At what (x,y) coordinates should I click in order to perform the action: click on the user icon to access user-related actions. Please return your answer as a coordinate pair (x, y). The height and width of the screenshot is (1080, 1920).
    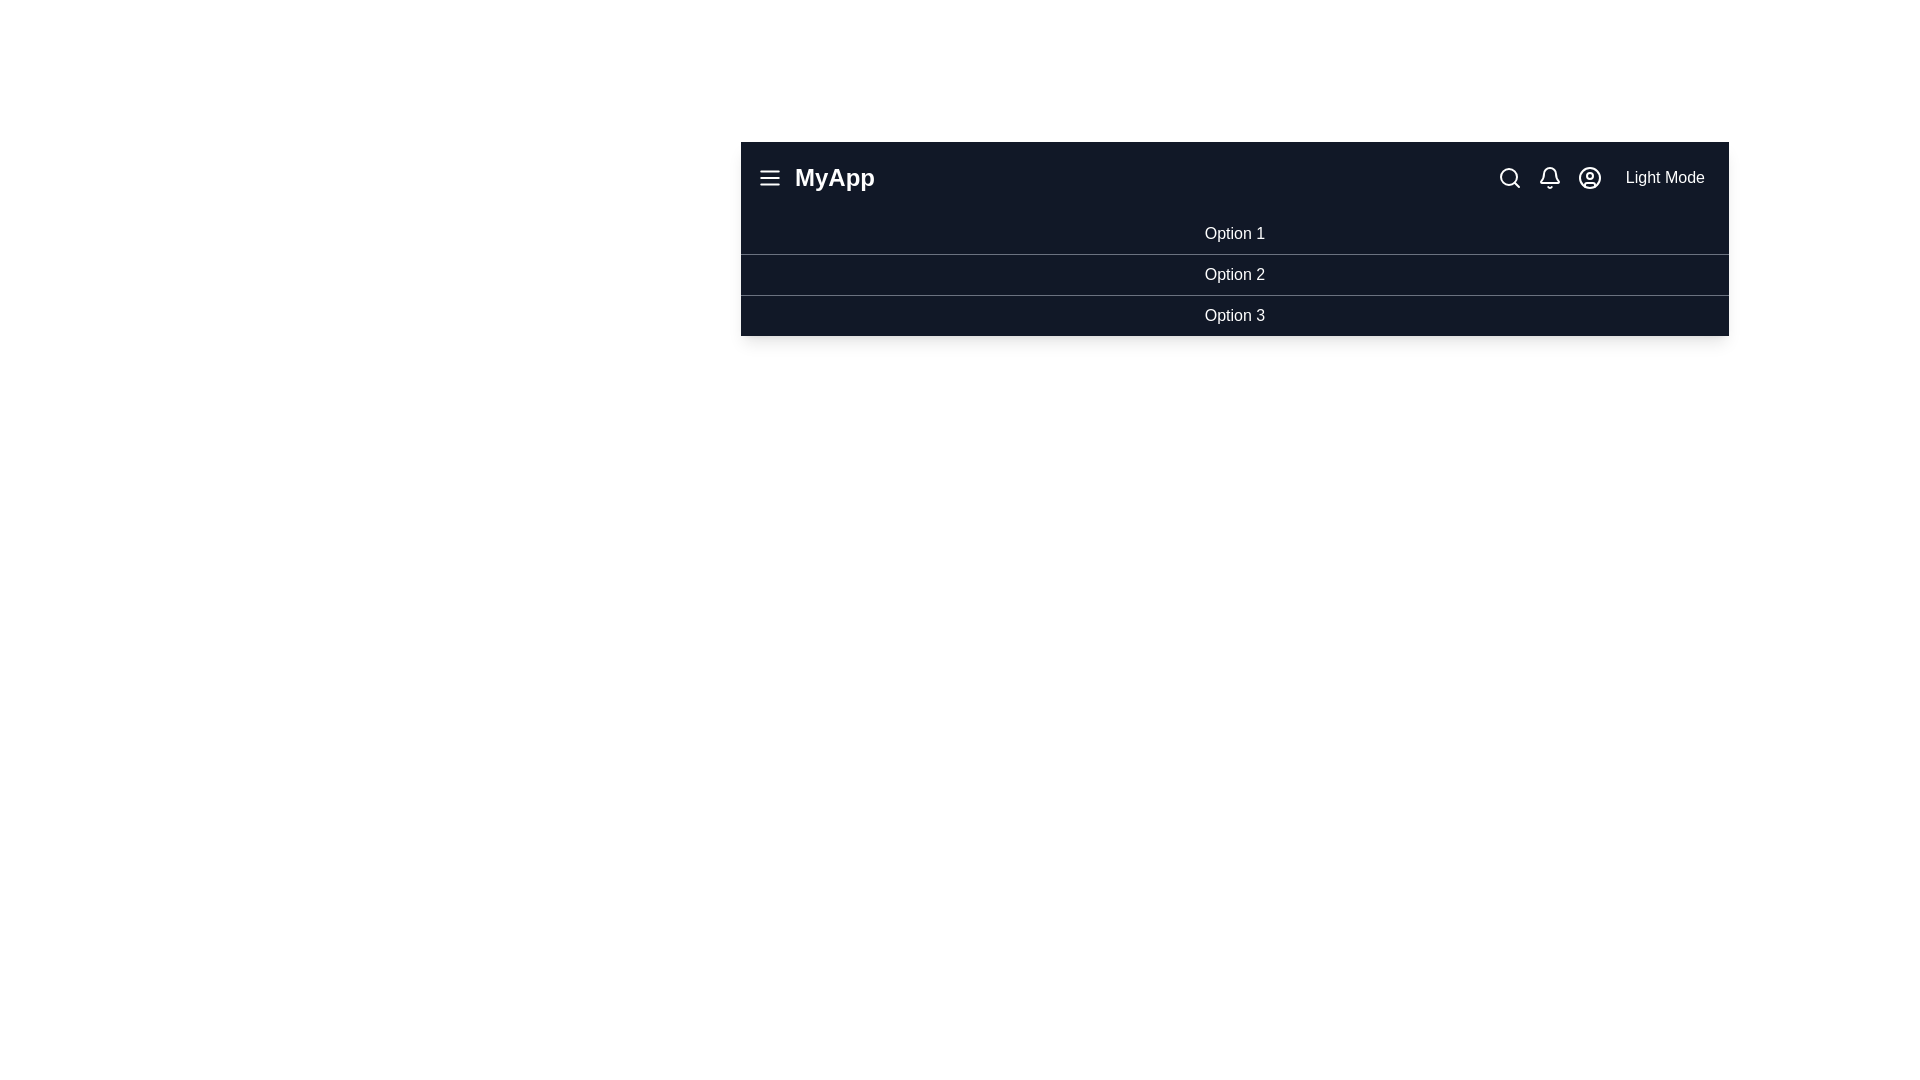
    Looking at the image, I should click on (1588, 176).